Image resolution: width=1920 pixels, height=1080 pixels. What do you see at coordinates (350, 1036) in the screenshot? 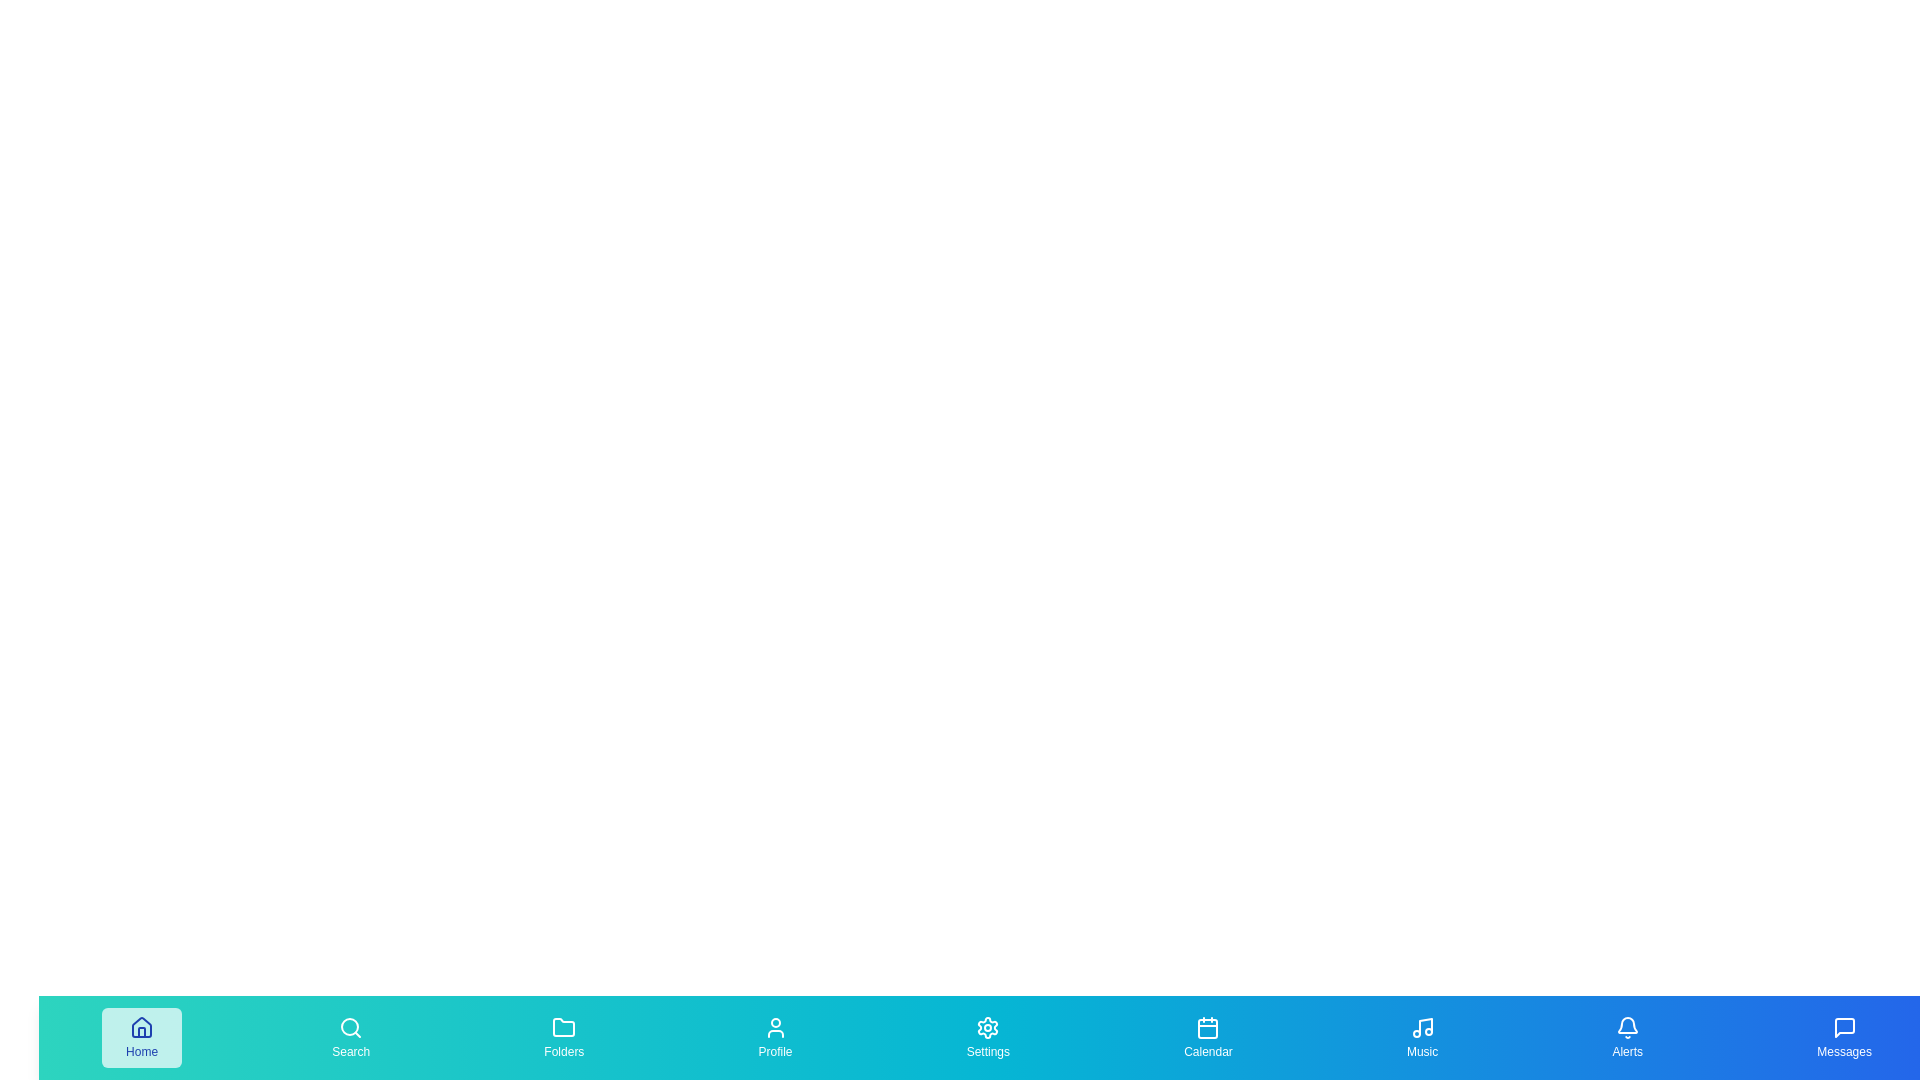
I see `the 'Search' tab in the bottom navigation bar` at bounding box center [350, 1036].